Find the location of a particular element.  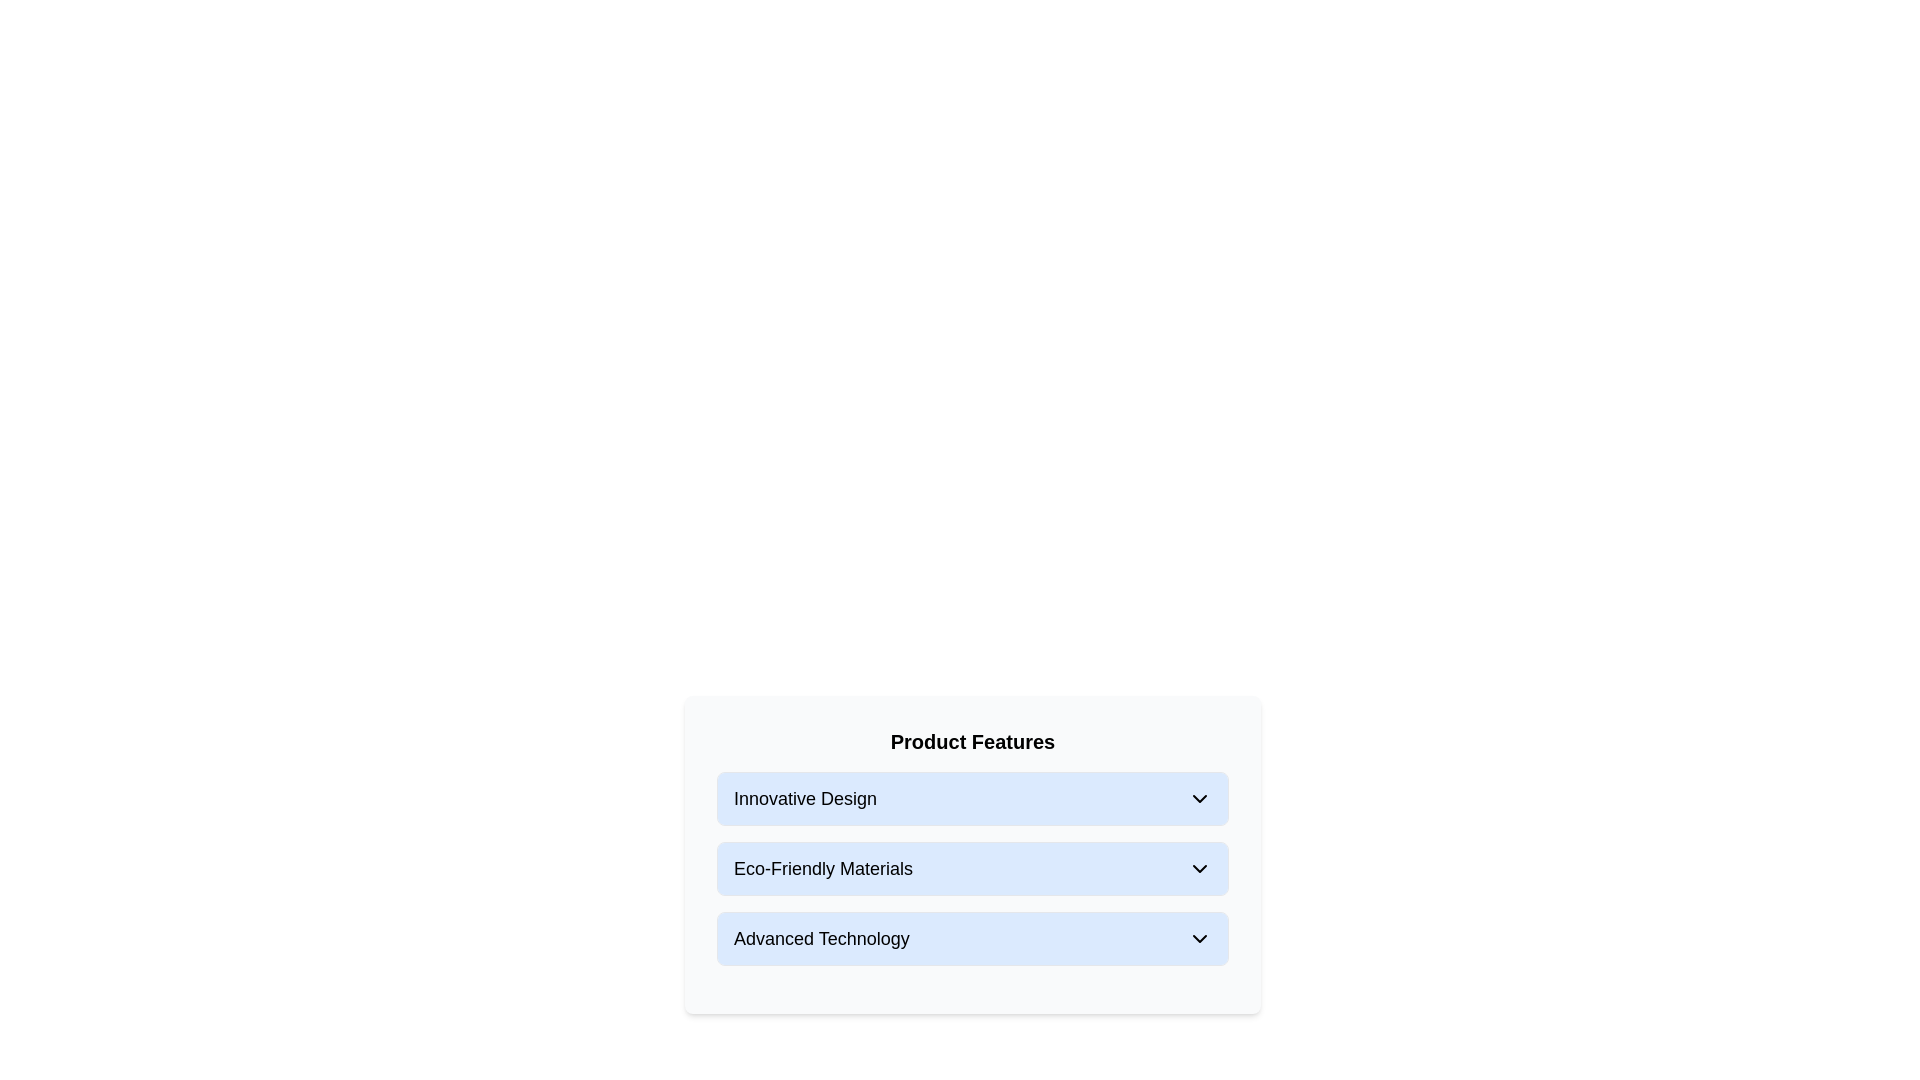

the right arrow on the second item in the 'Product Features' list, which represents 'Eco-Friendly Materials' is located at coordinates (973, 867).